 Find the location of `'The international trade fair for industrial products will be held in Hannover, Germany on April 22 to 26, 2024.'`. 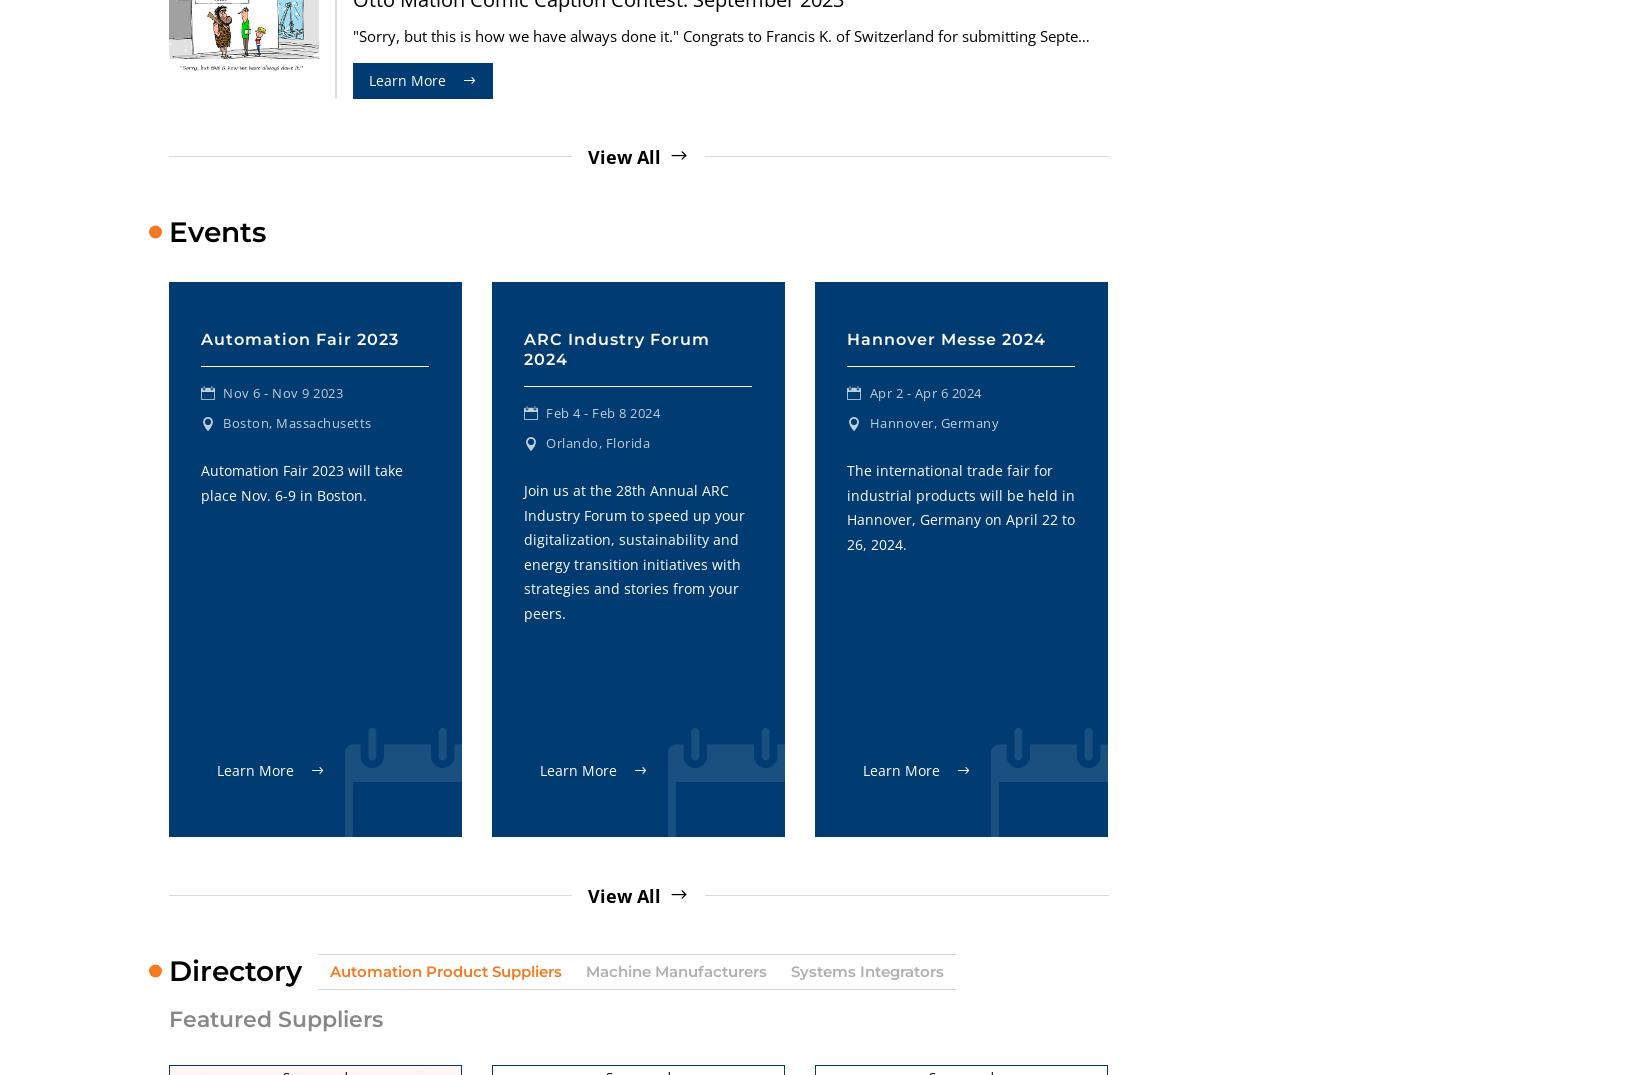

'The international trade fair for industrial products will be held in Hannover, Germany on April 22 to 26, 2024.' is located at coordinates (960, 505).